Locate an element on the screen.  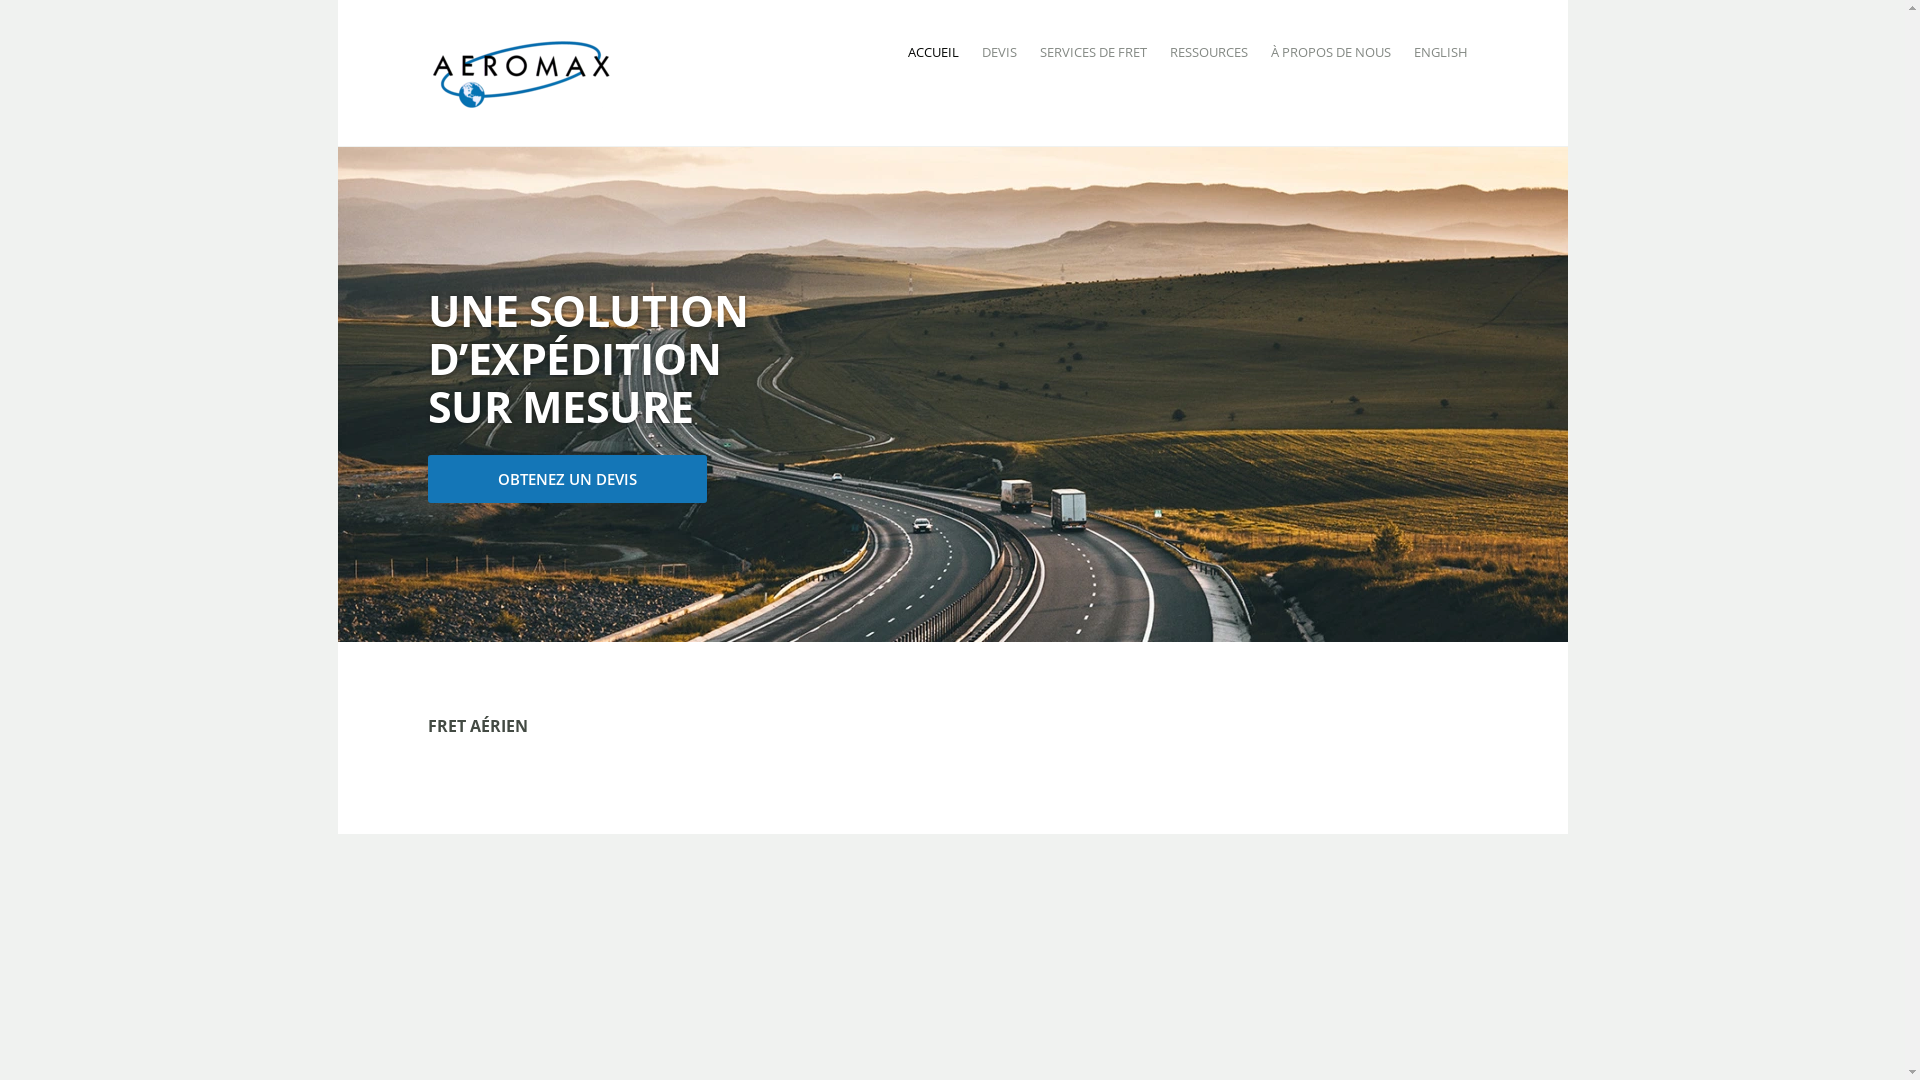
'OBTENEZ UN DEVIS' is located at coordinates (566, 478).